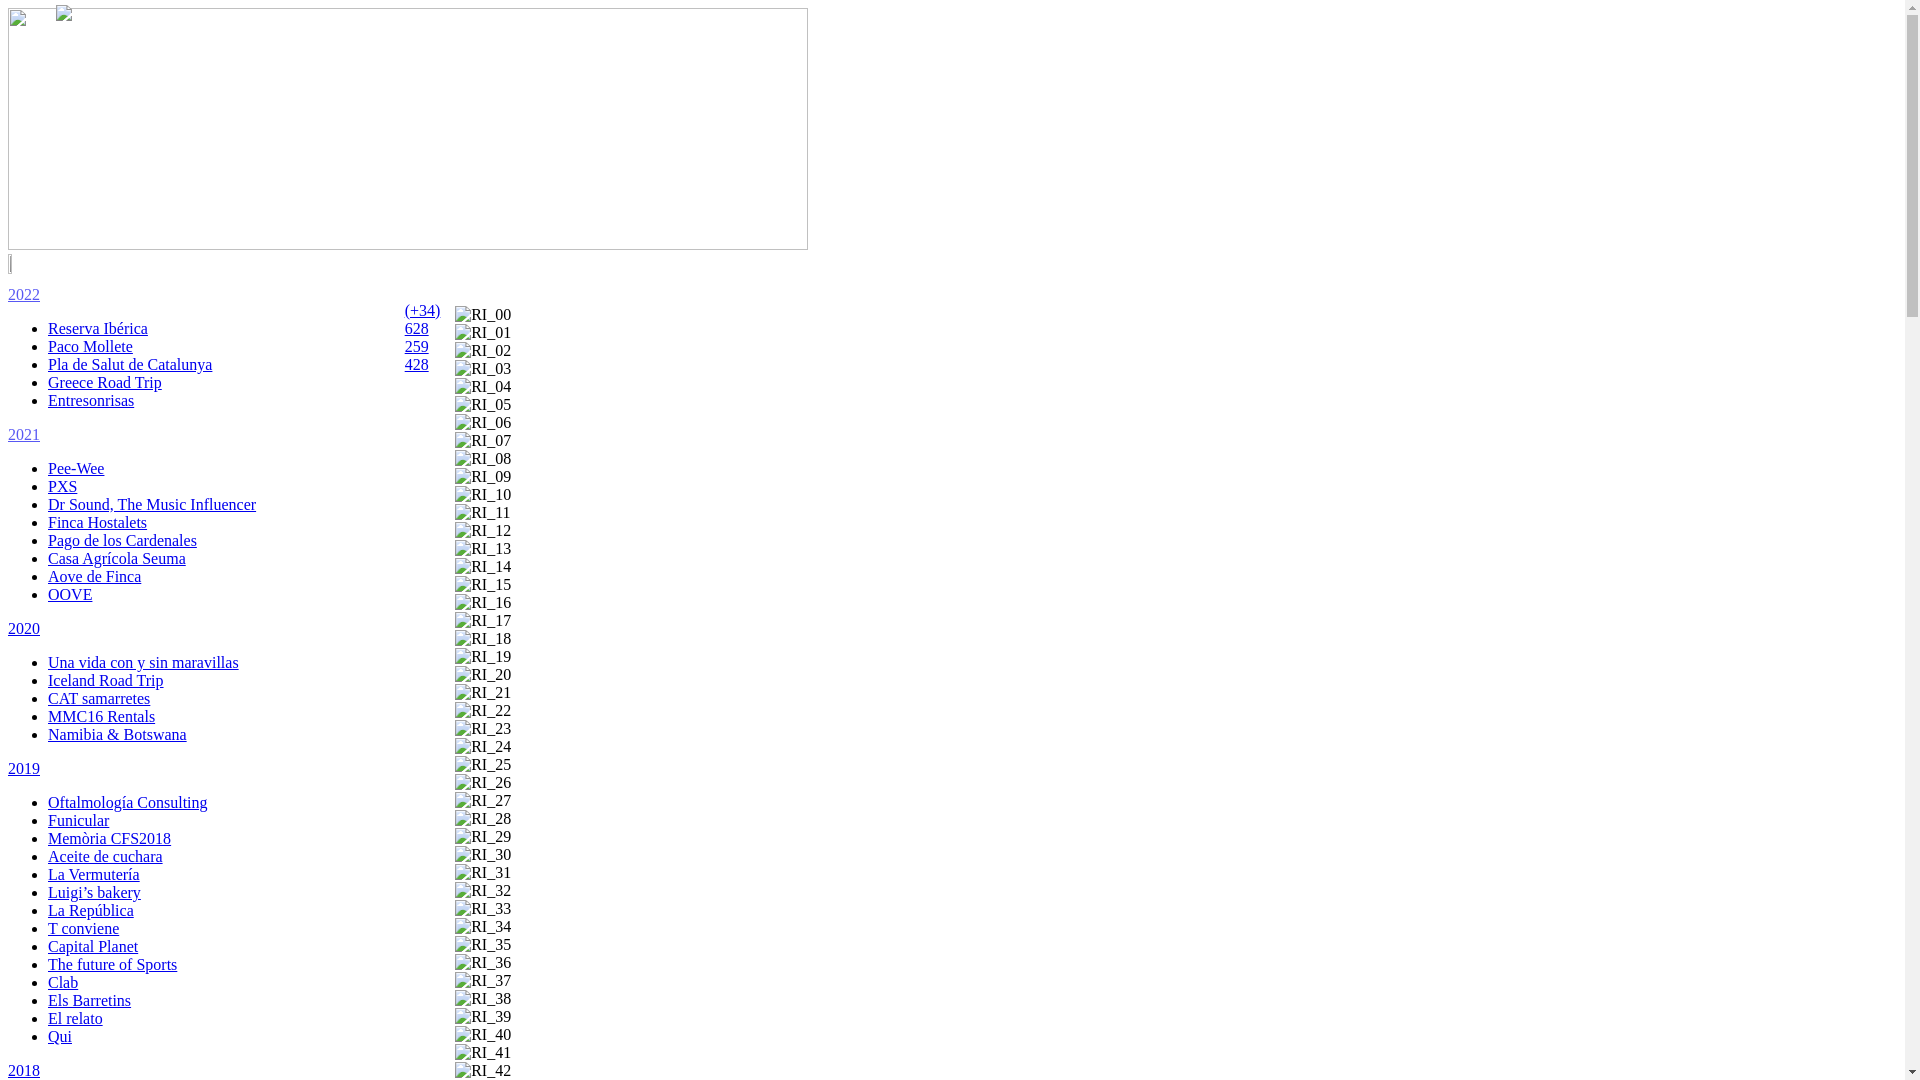 This screenshot has width=1920, height=1080. What do you see at coordinates (48, 945) in the screenshot?
I see `'Capital Planet'` at bounding box center [48, 945].